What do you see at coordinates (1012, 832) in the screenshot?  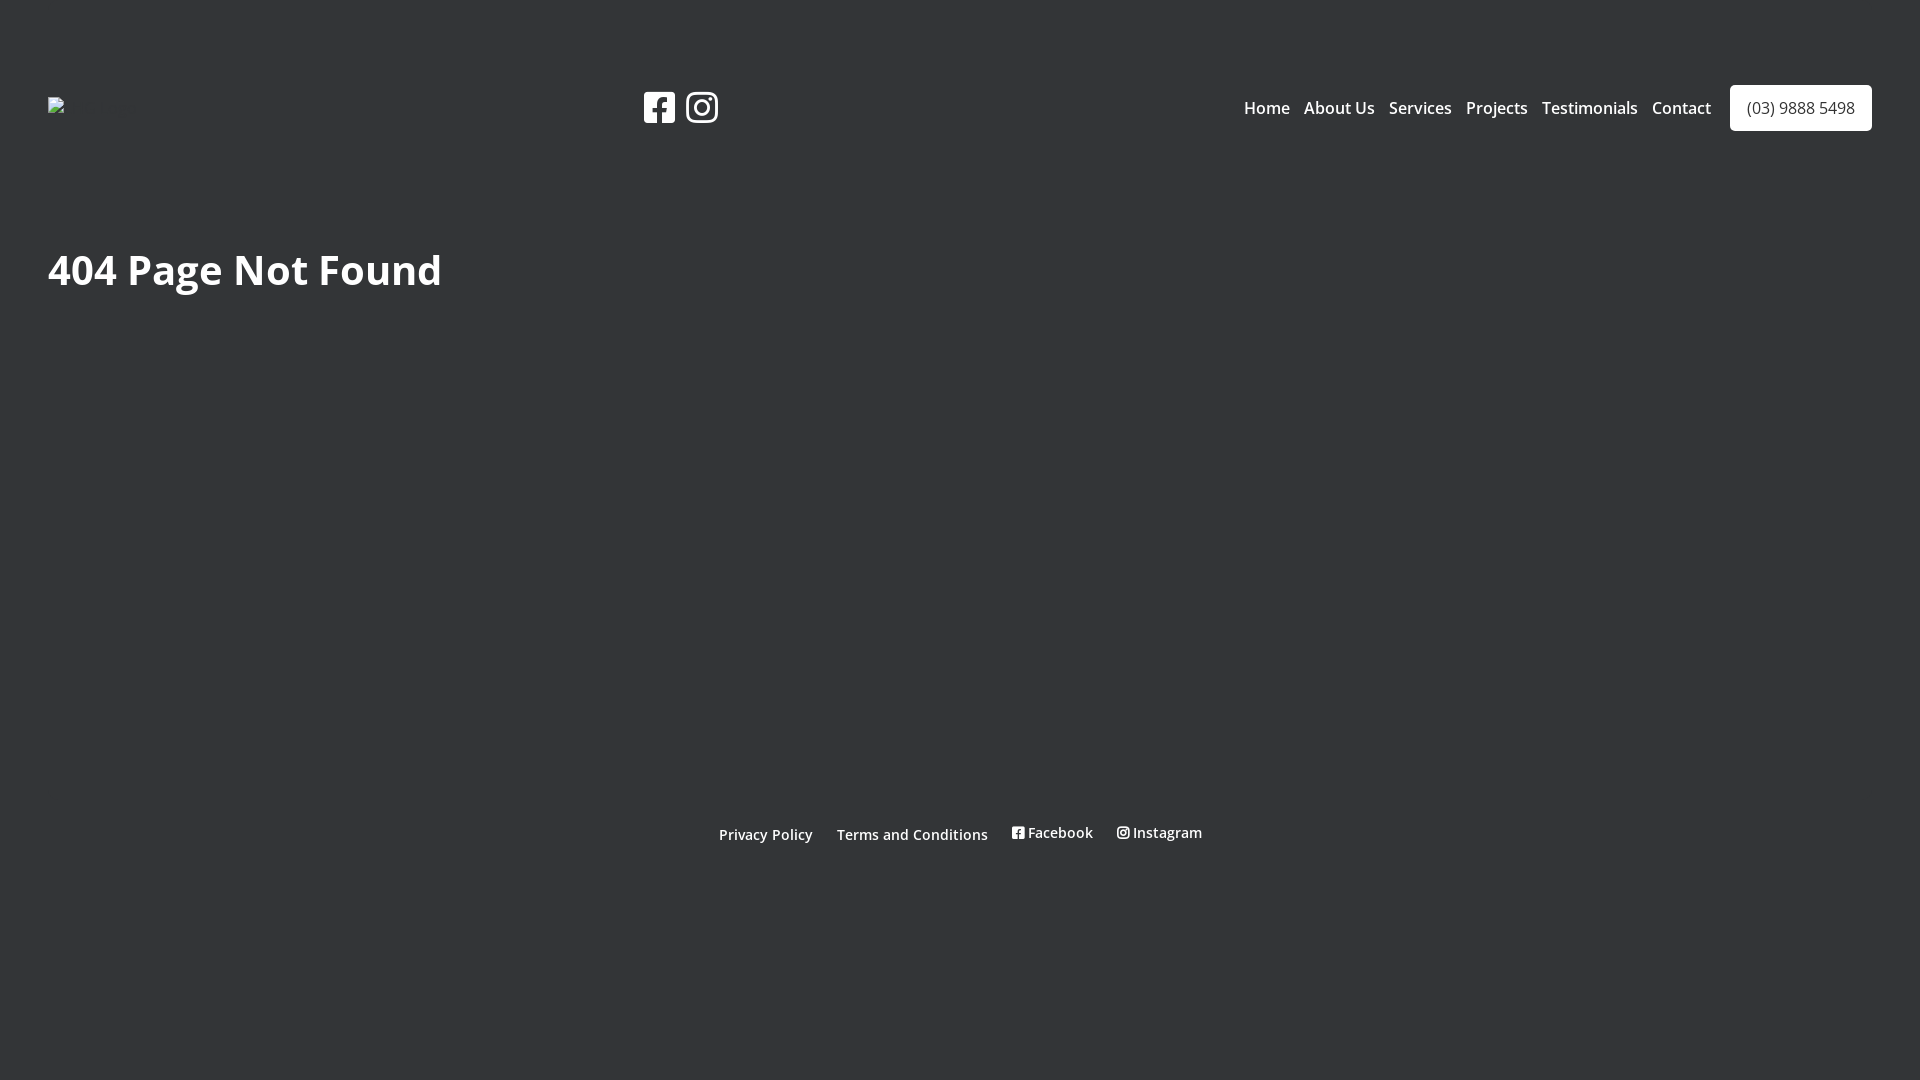 I see `'Facebook'` at bounding box center [1012, 832].